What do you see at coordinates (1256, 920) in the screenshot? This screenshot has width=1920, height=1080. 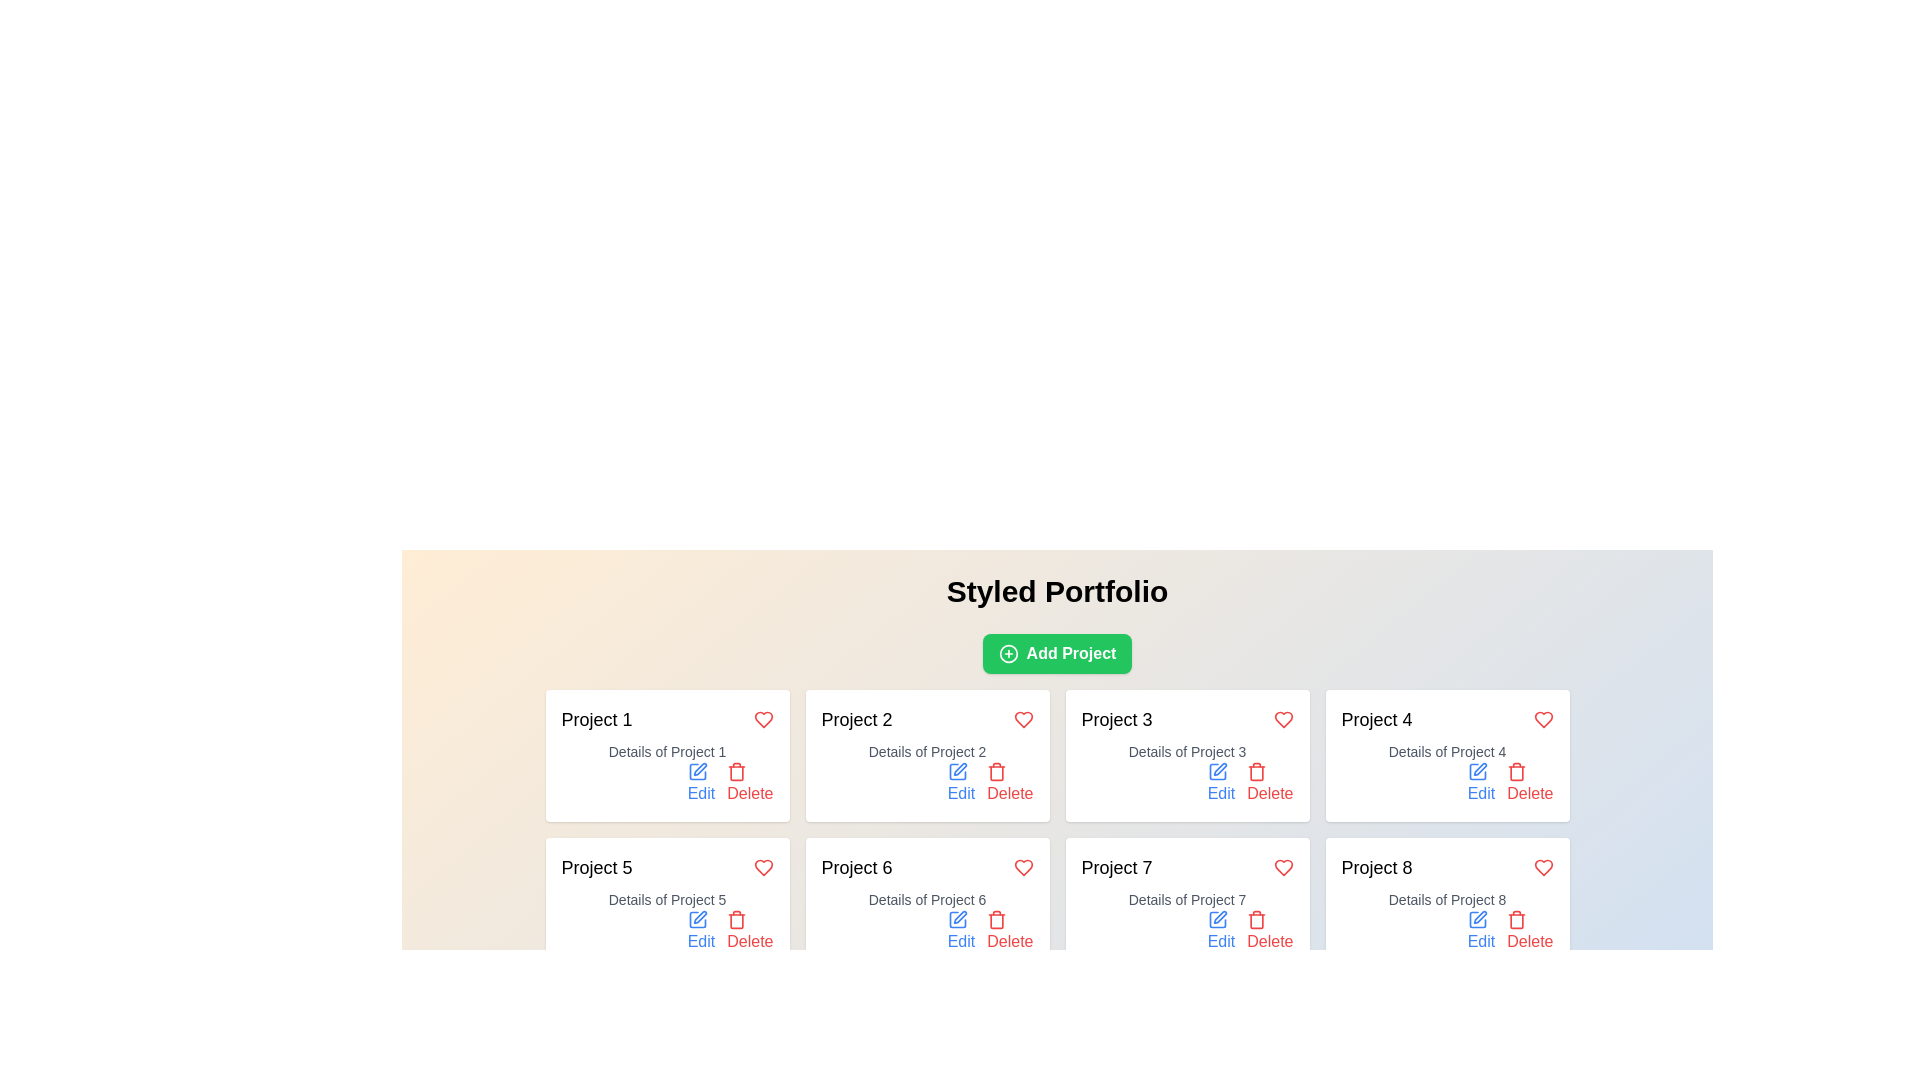 I see `the red-colored outlined trash can icon button located in the bottom-right corner of the Project 7 card to initiate the delete action` at bounding box center [1256, 920].